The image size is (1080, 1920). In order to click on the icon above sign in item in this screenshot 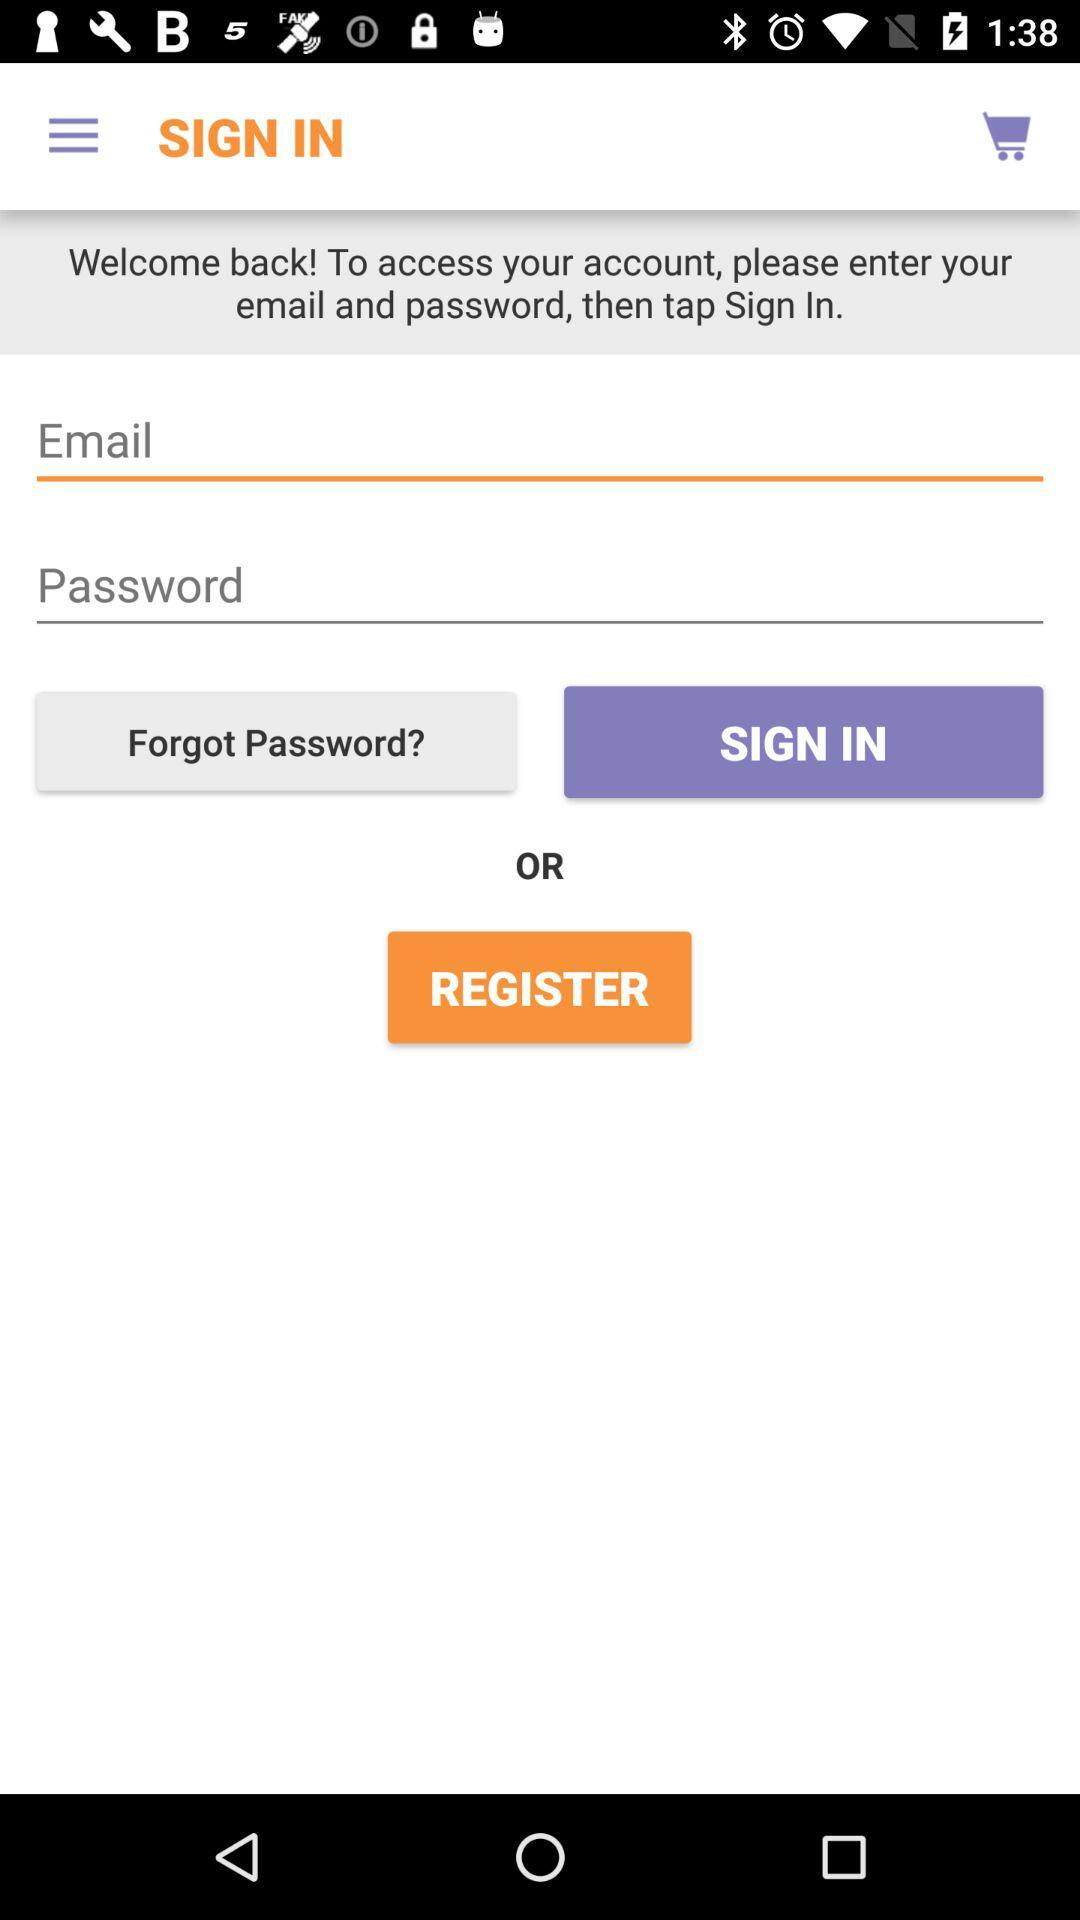, I will do `click(540, 584)`.